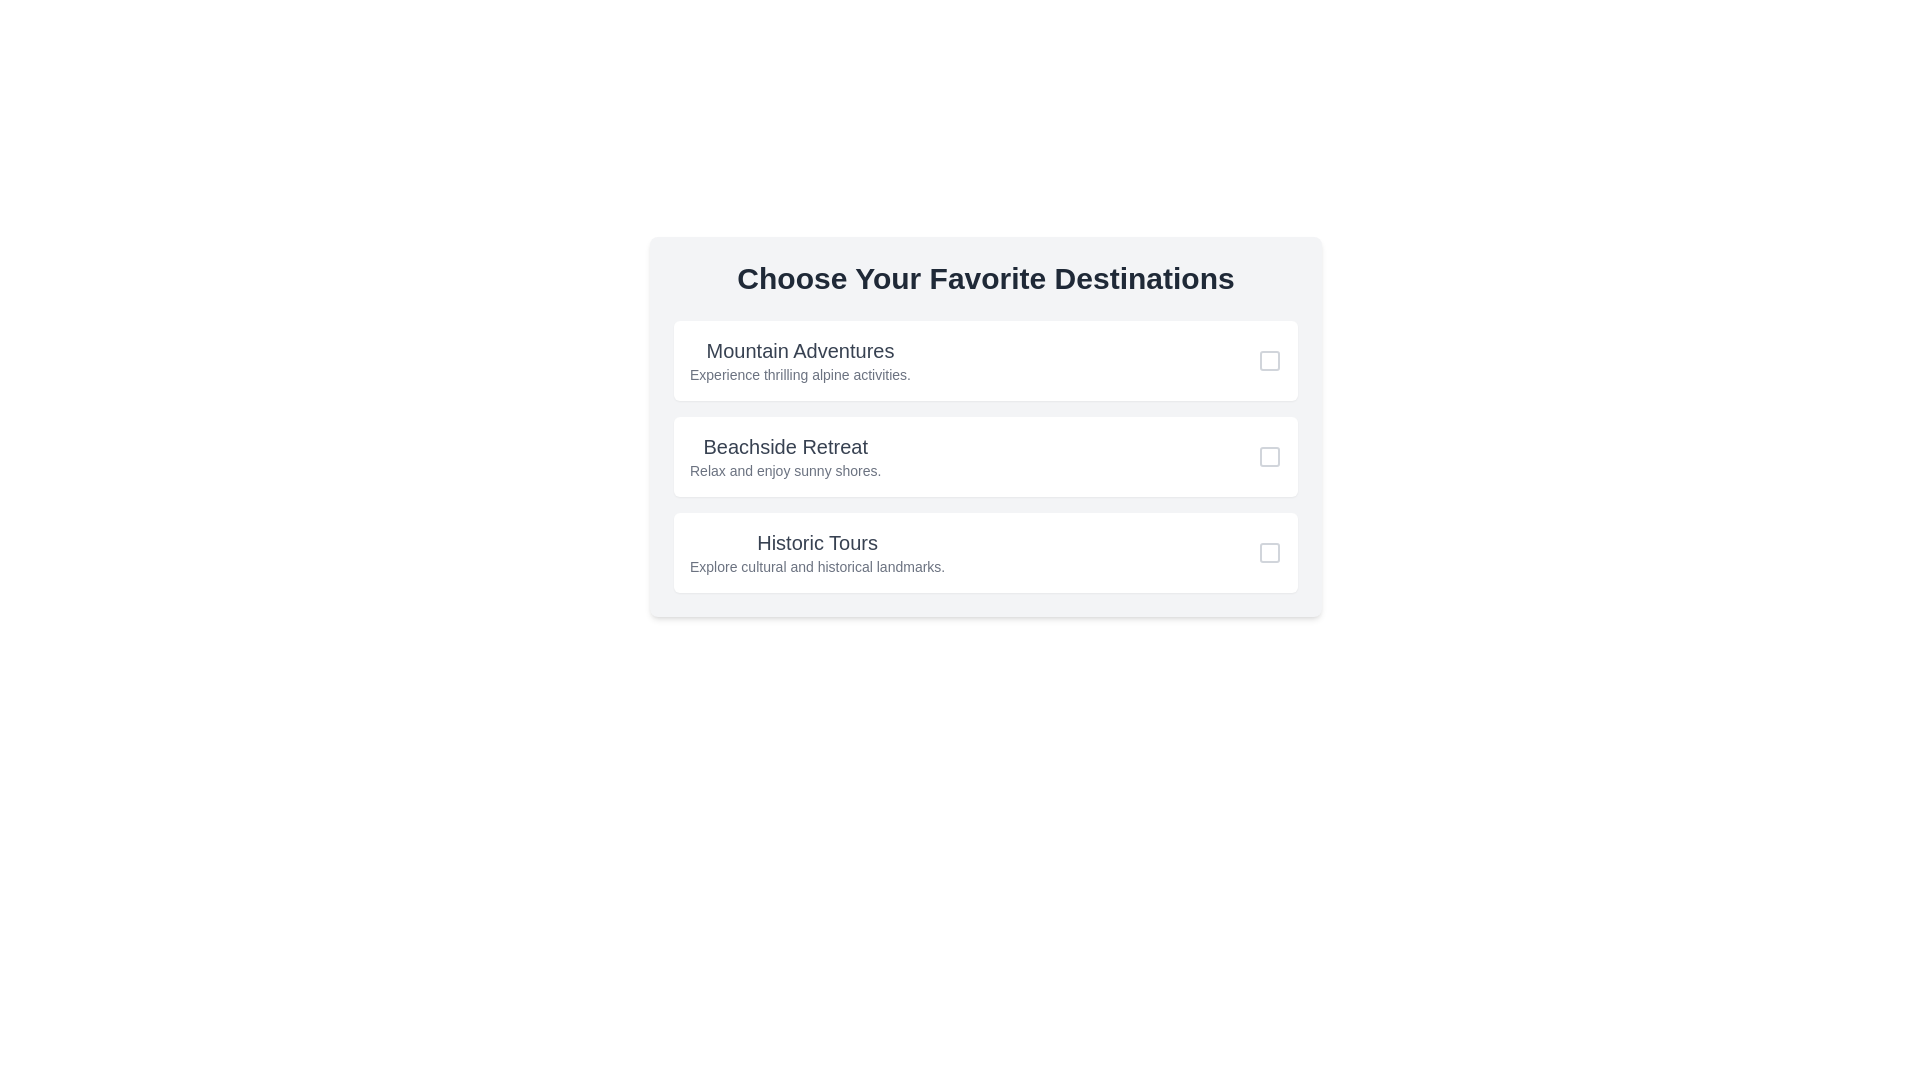 The width and height of the screenshot is (1920, 1080). What do you see at coordinates (817, 552) in the screenshot?
I see `the informational text label for 'Historic Tours', which is the third item in the vertical list of preferences under 'Choose Your Favorite Destinations'` at bounding box center [817, 552].